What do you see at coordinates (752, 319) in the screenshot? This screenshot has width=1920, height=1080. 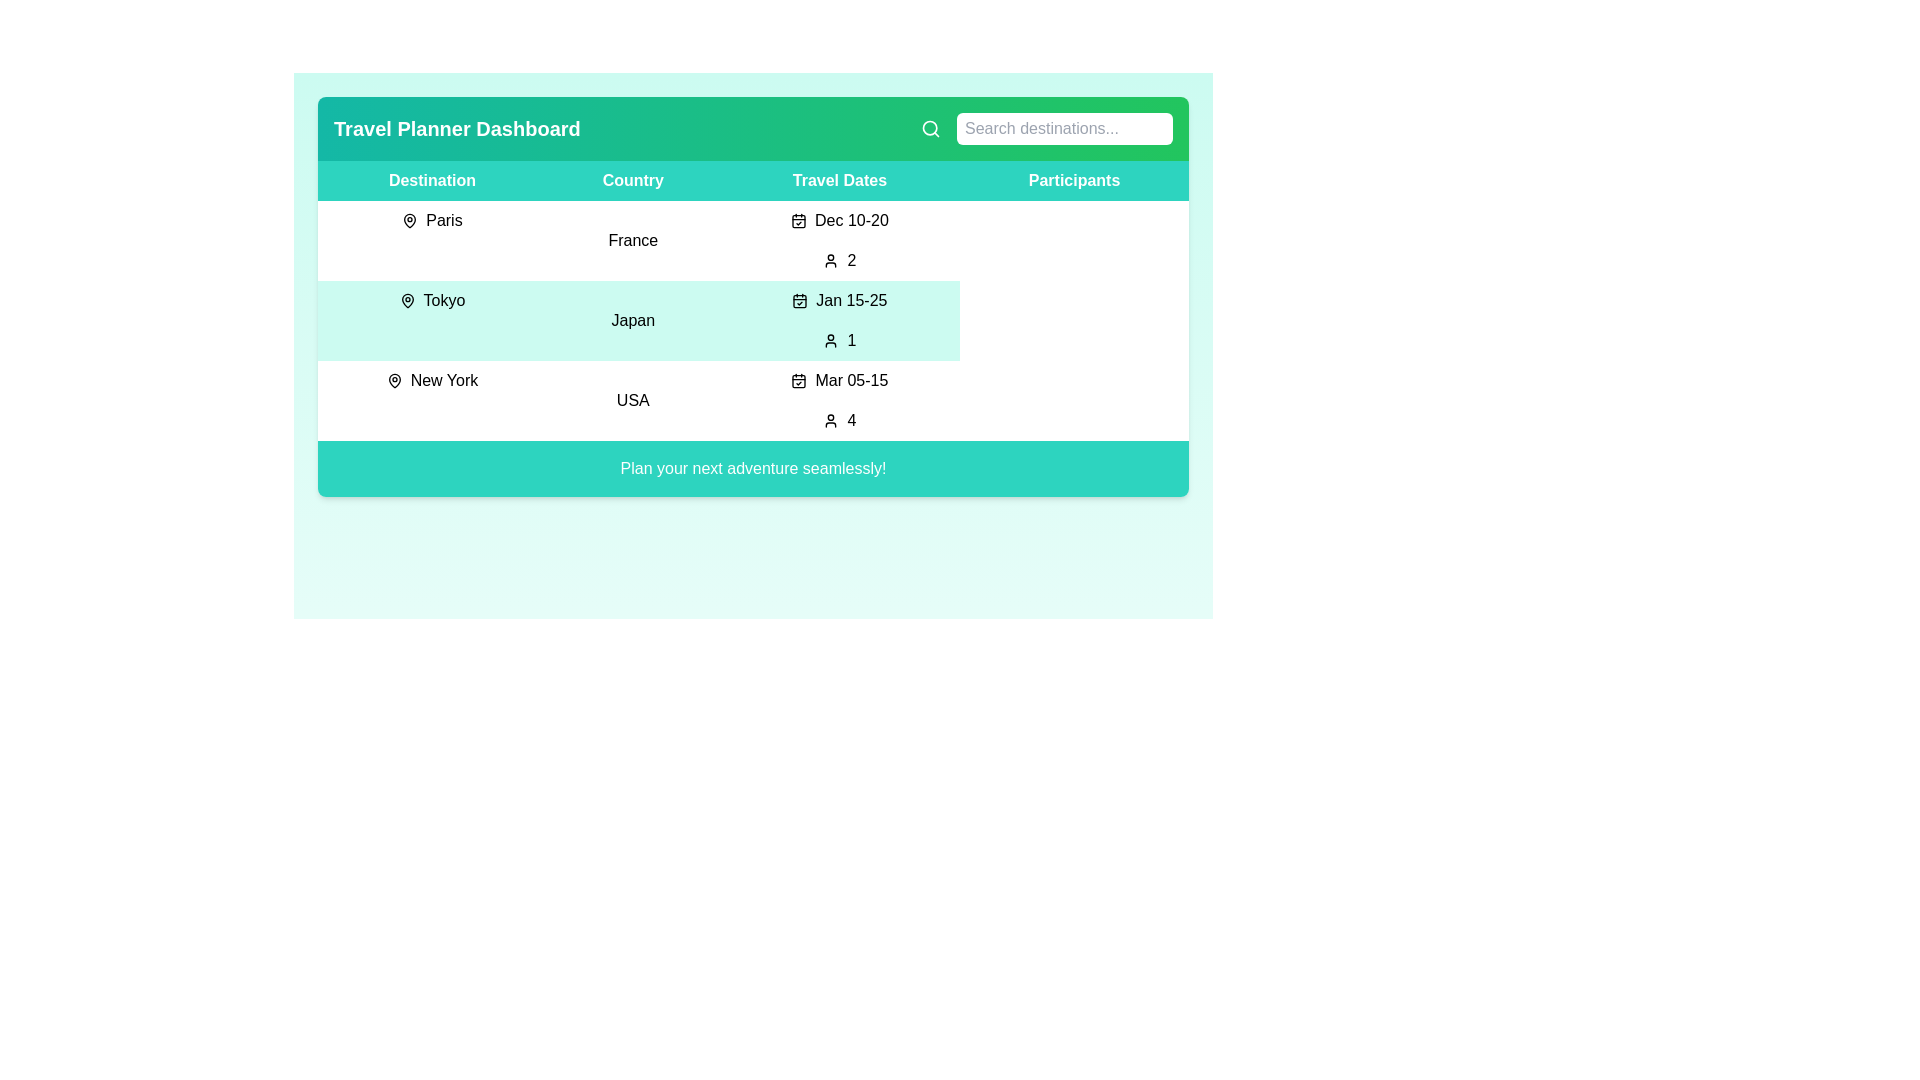 I see `the icons in the second row of the data table in the 'Travel Planner Dashboard' interface, which contains details for 'Tokyo', 'Japan', 'Jan 15-25', and '1'` at bounding box center [752, 319].